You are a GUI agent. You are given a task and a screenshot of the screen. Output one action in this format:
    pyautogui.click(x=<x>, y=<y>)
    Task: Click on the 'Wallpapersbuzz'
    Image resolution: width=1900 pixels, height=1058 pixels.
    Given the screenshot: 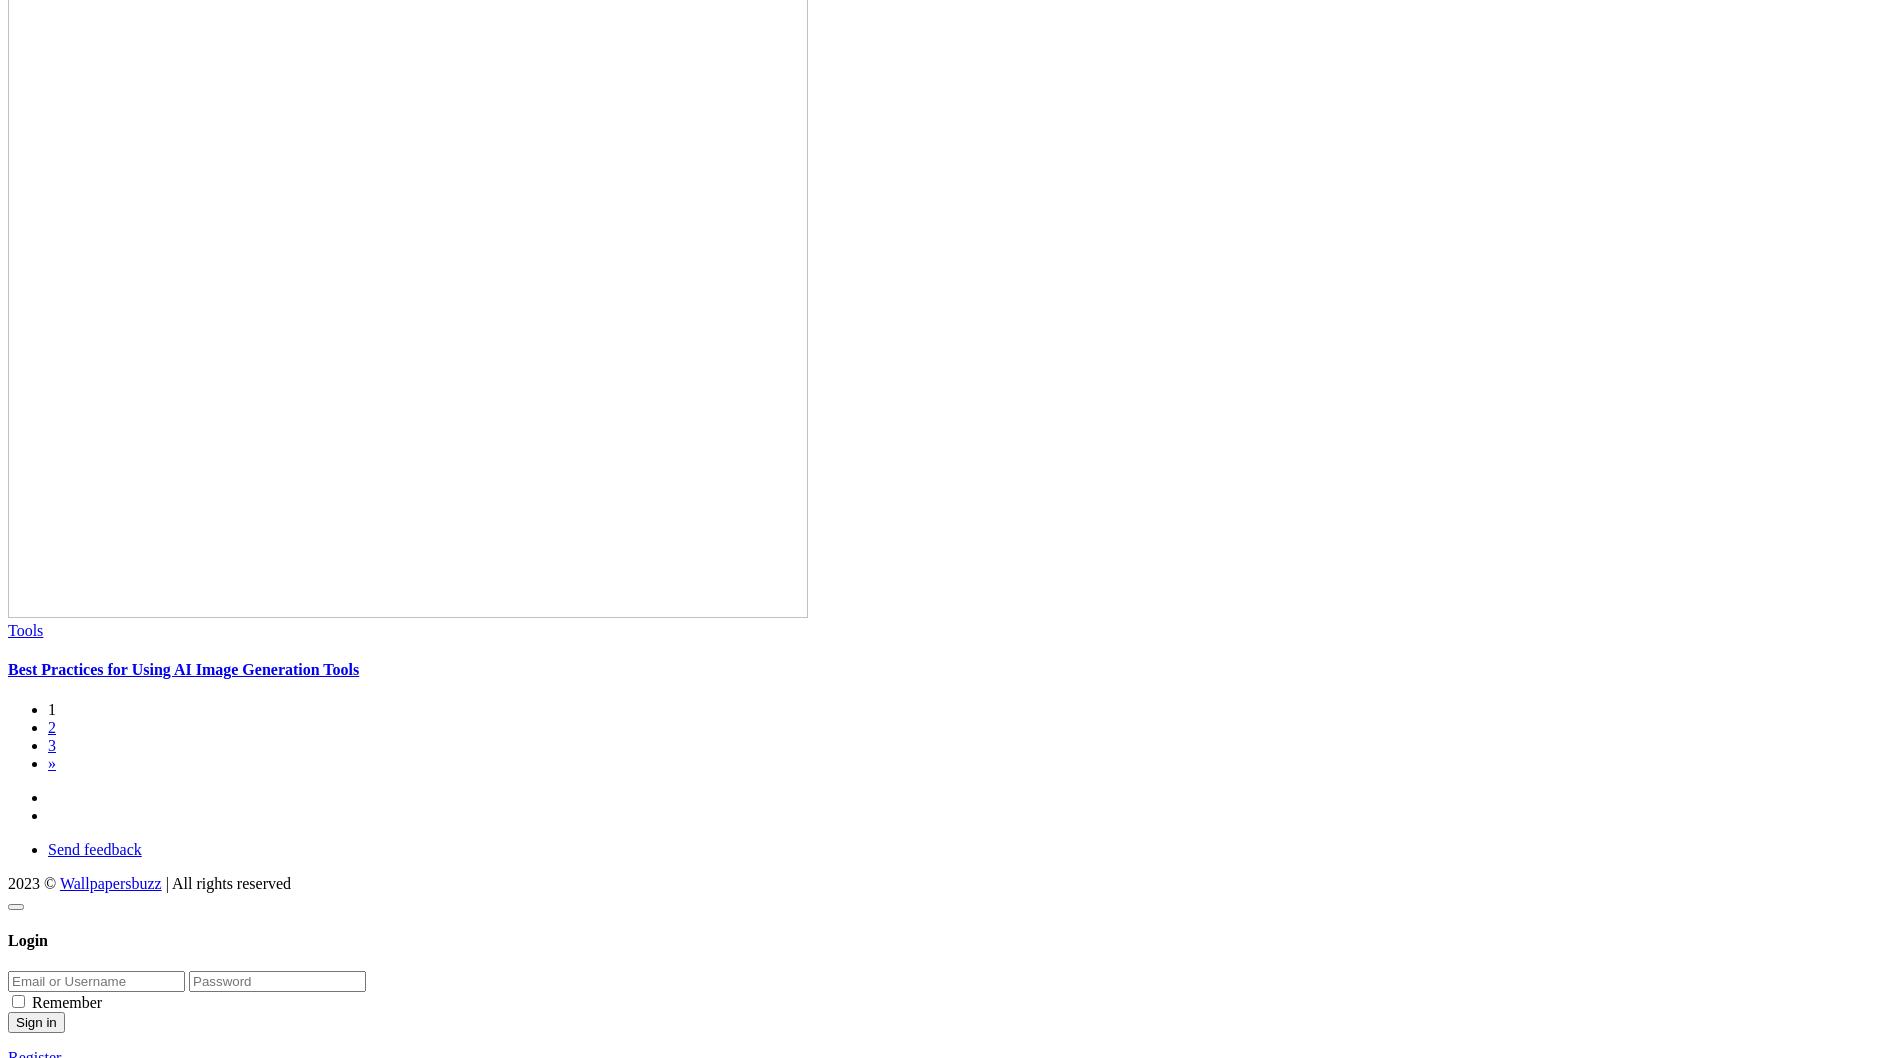 What is the action you would take?
    pyautogui.click(x=59, y=882)
    